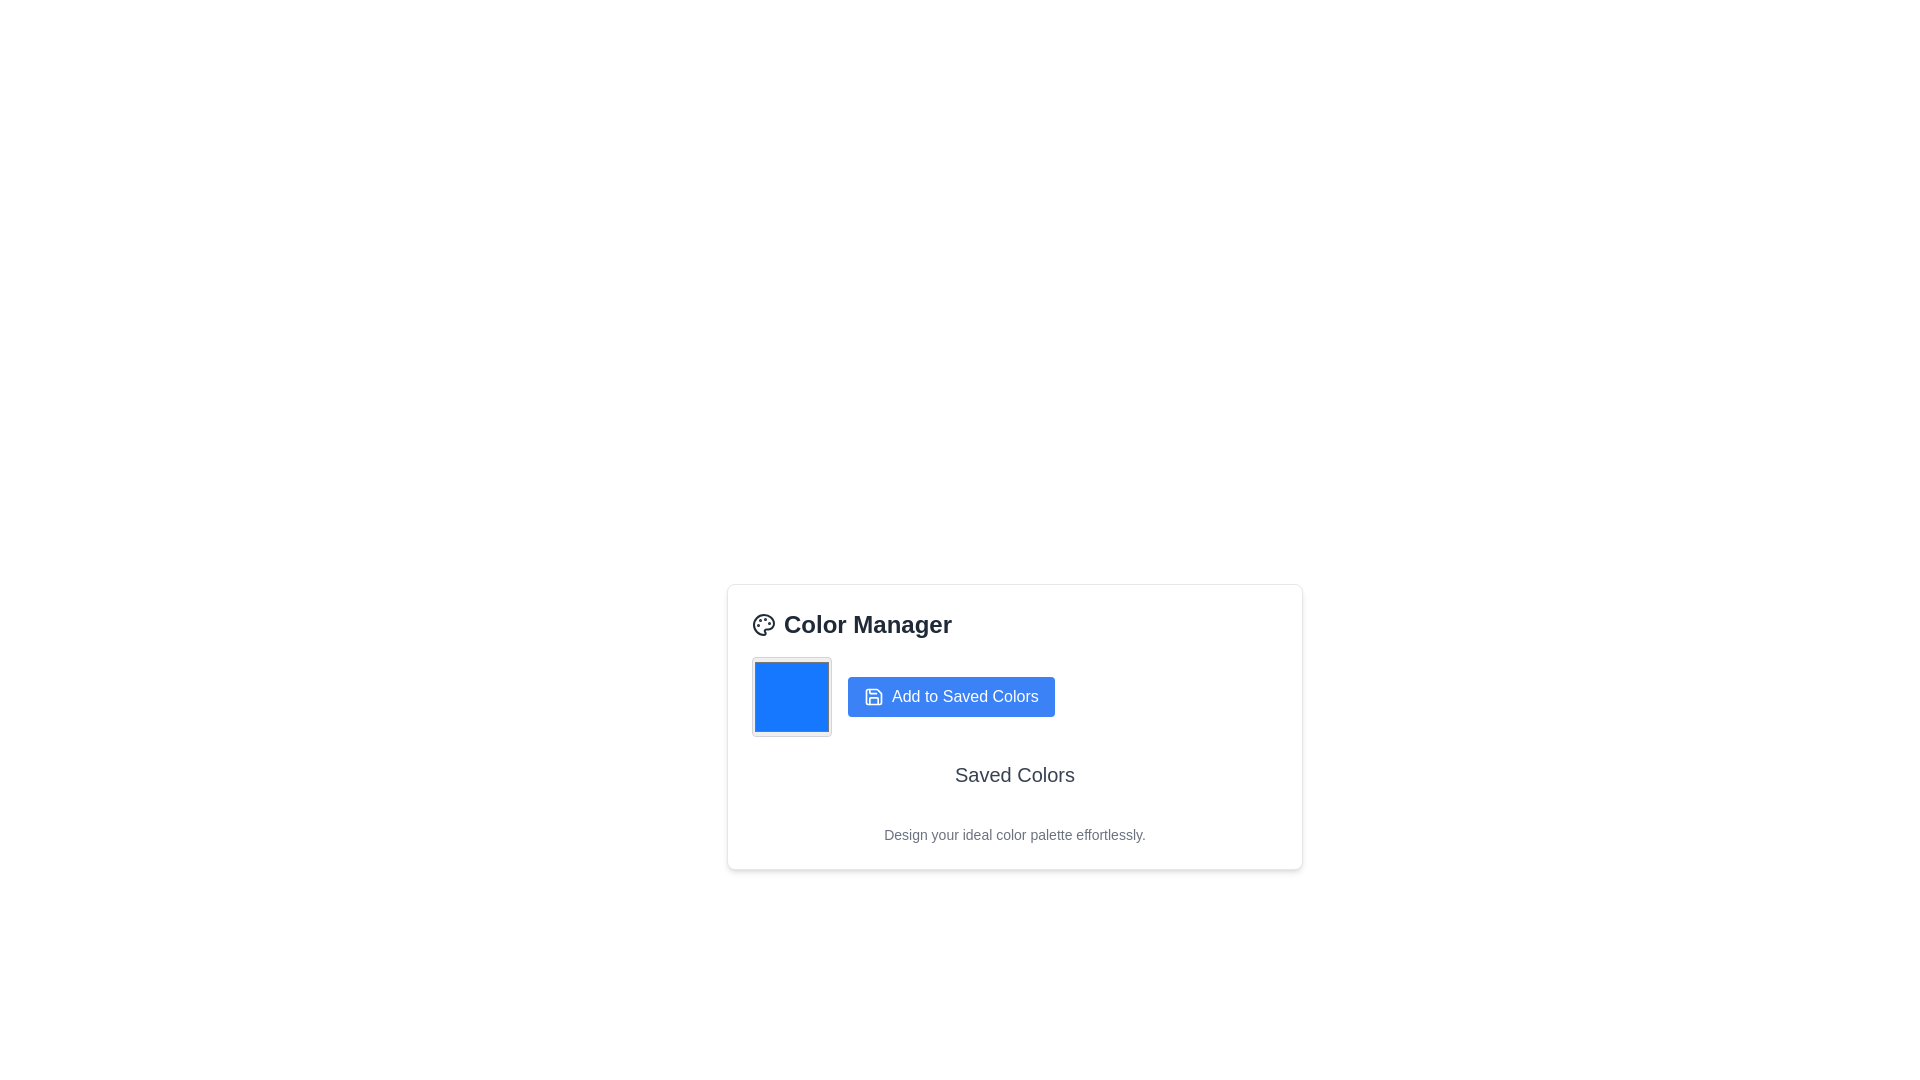  What do you see at coordinates (950, 696) in the screenshot?
I see `the button located to the immediate right of the color preview square` at bounding box center [950, 696].